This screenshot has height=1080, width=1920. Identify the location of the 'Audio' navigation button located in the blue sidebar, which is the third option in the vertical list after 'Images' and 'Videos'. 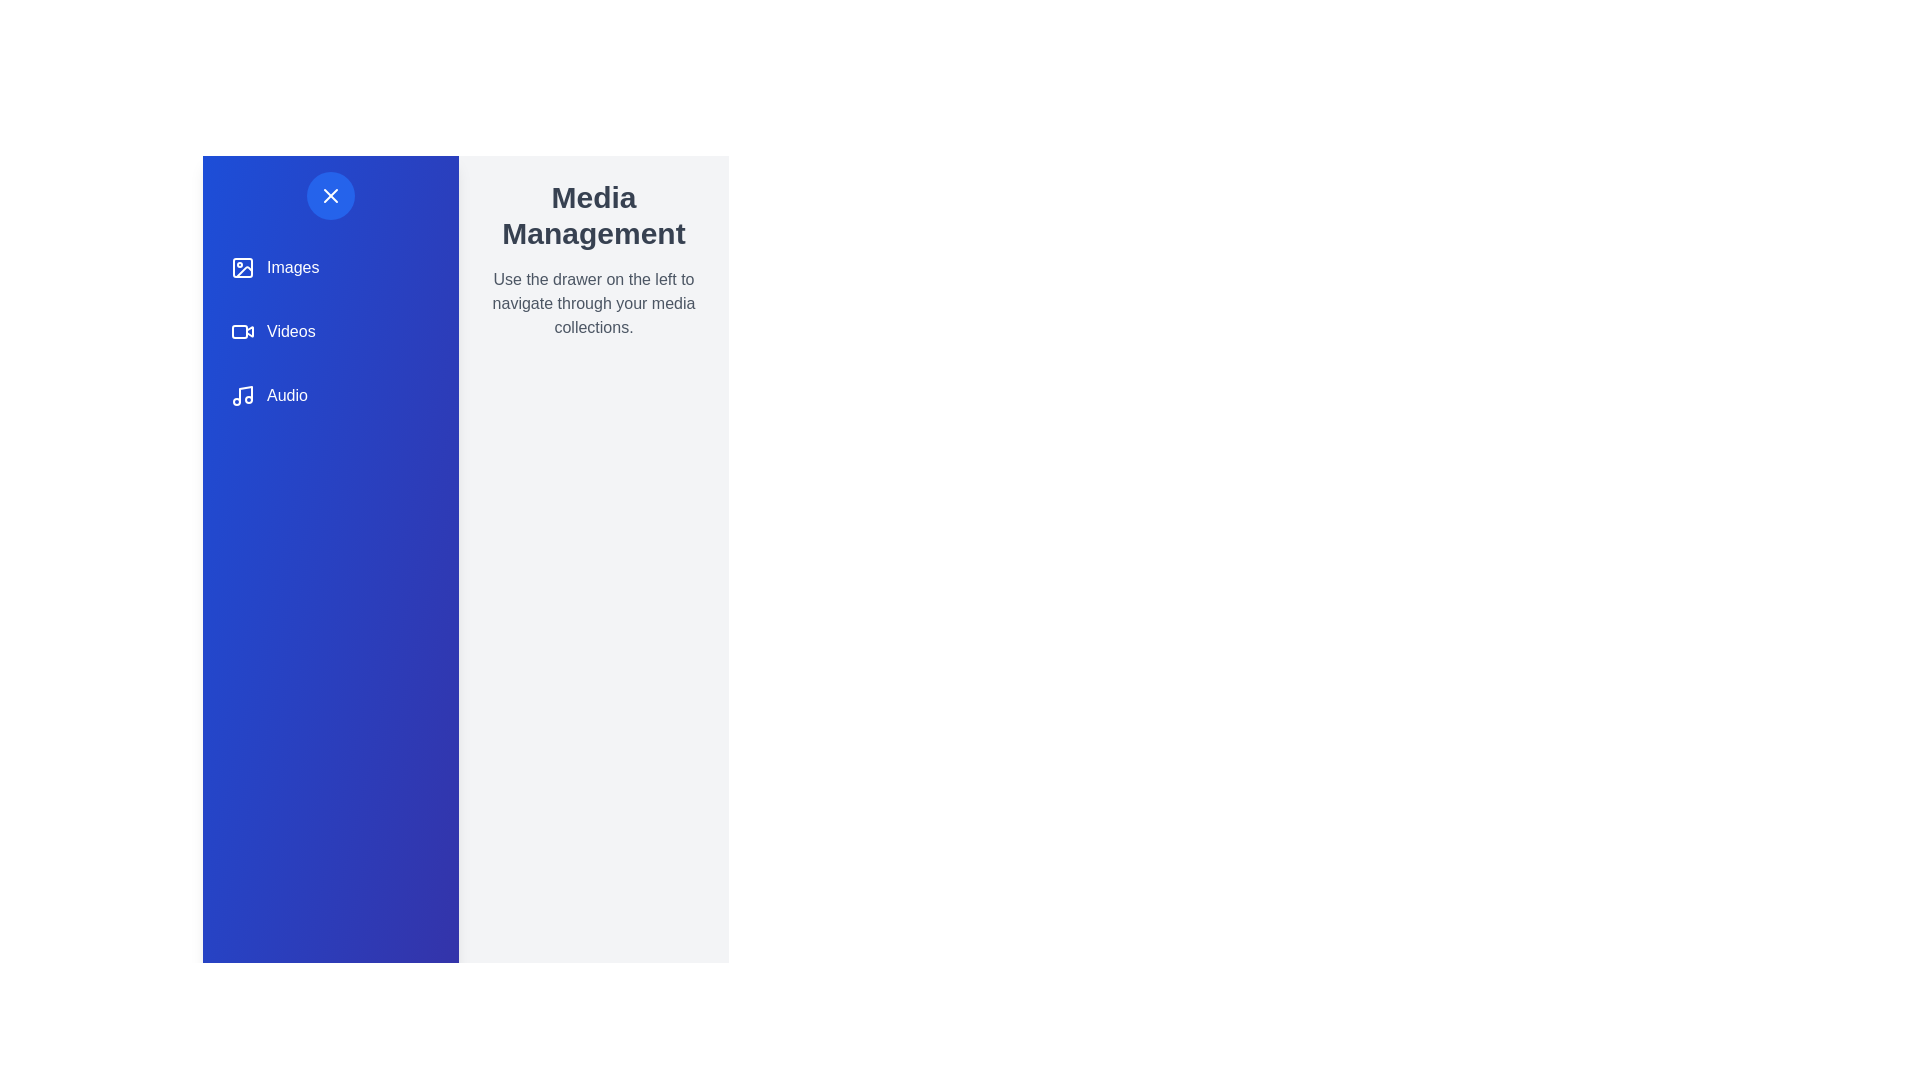
(268, 396).